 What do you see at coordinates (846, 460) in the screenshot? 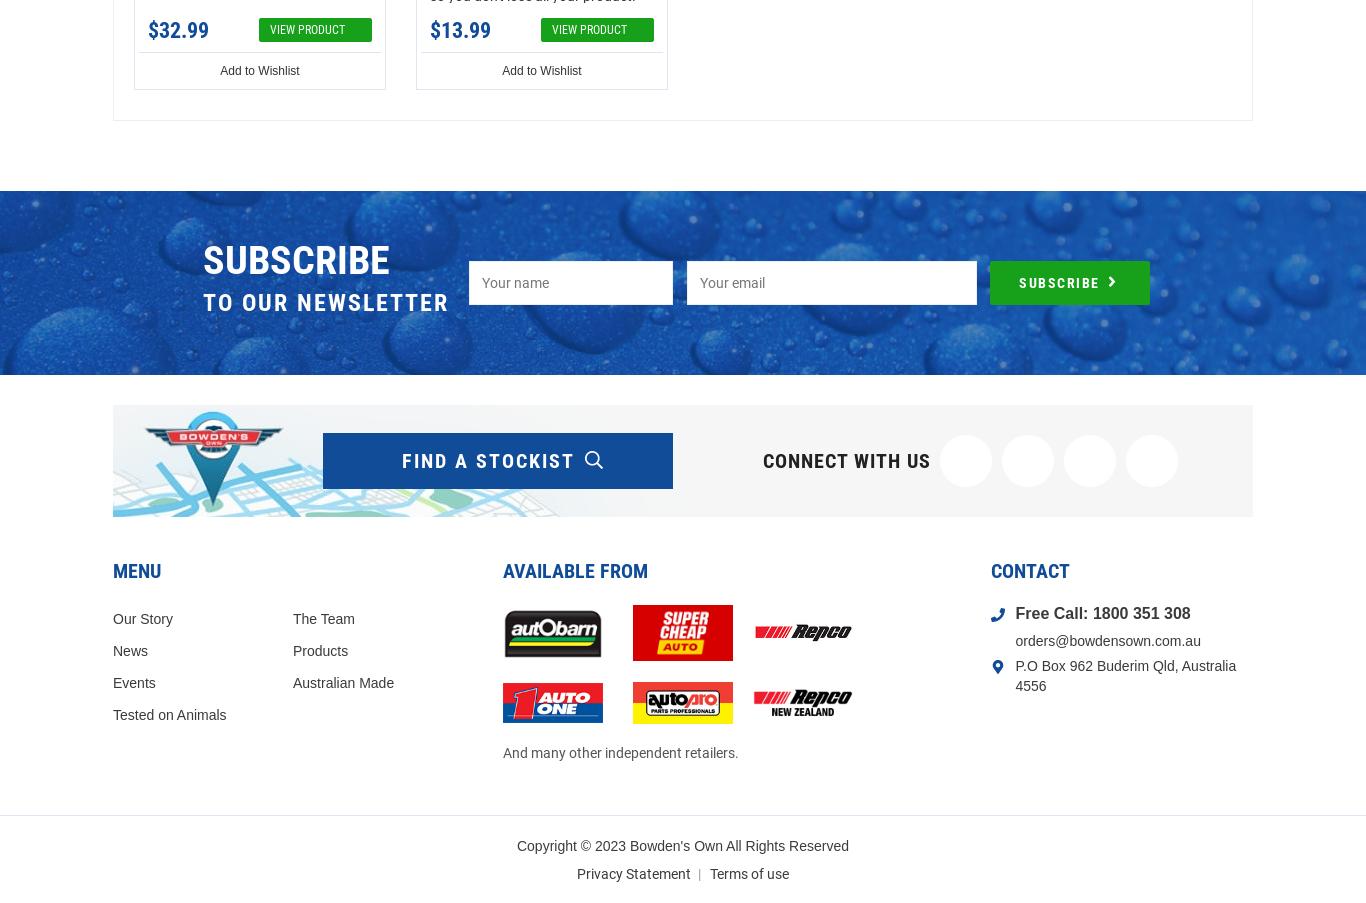
I see `'Connect With Us'` at bounding box center [846, 460].